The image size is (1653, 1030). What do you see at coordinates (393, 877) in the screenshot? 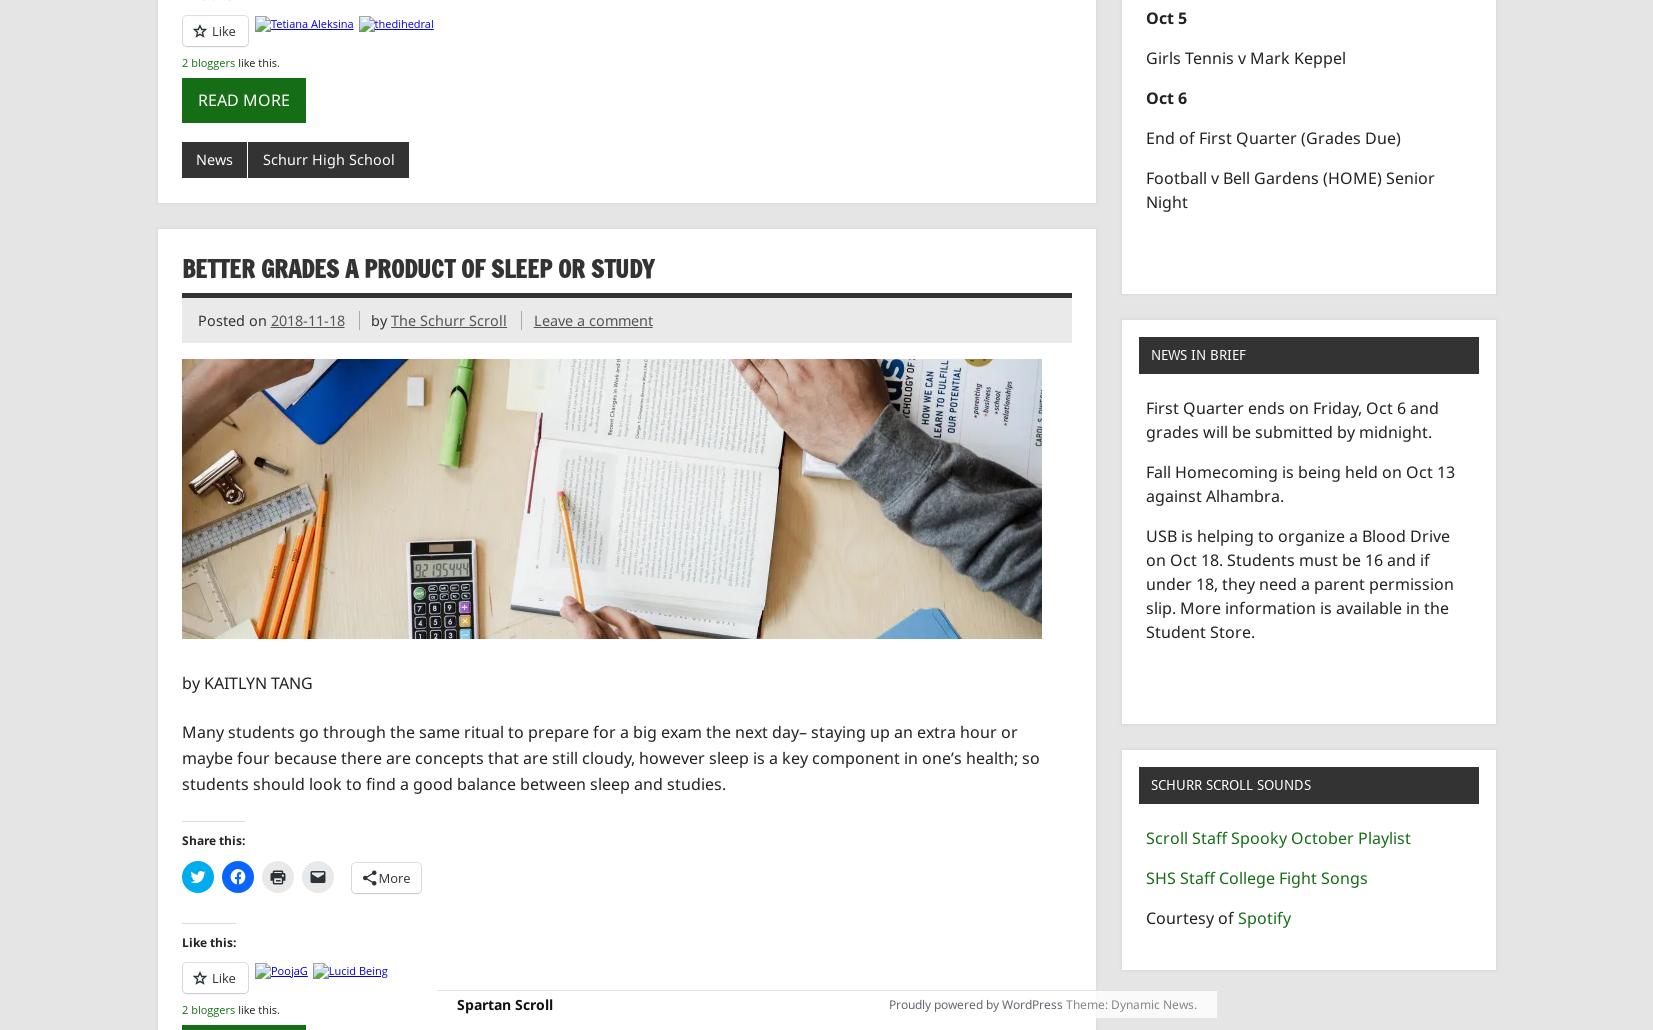
I see `'More'` at bounding box center [393, 877].